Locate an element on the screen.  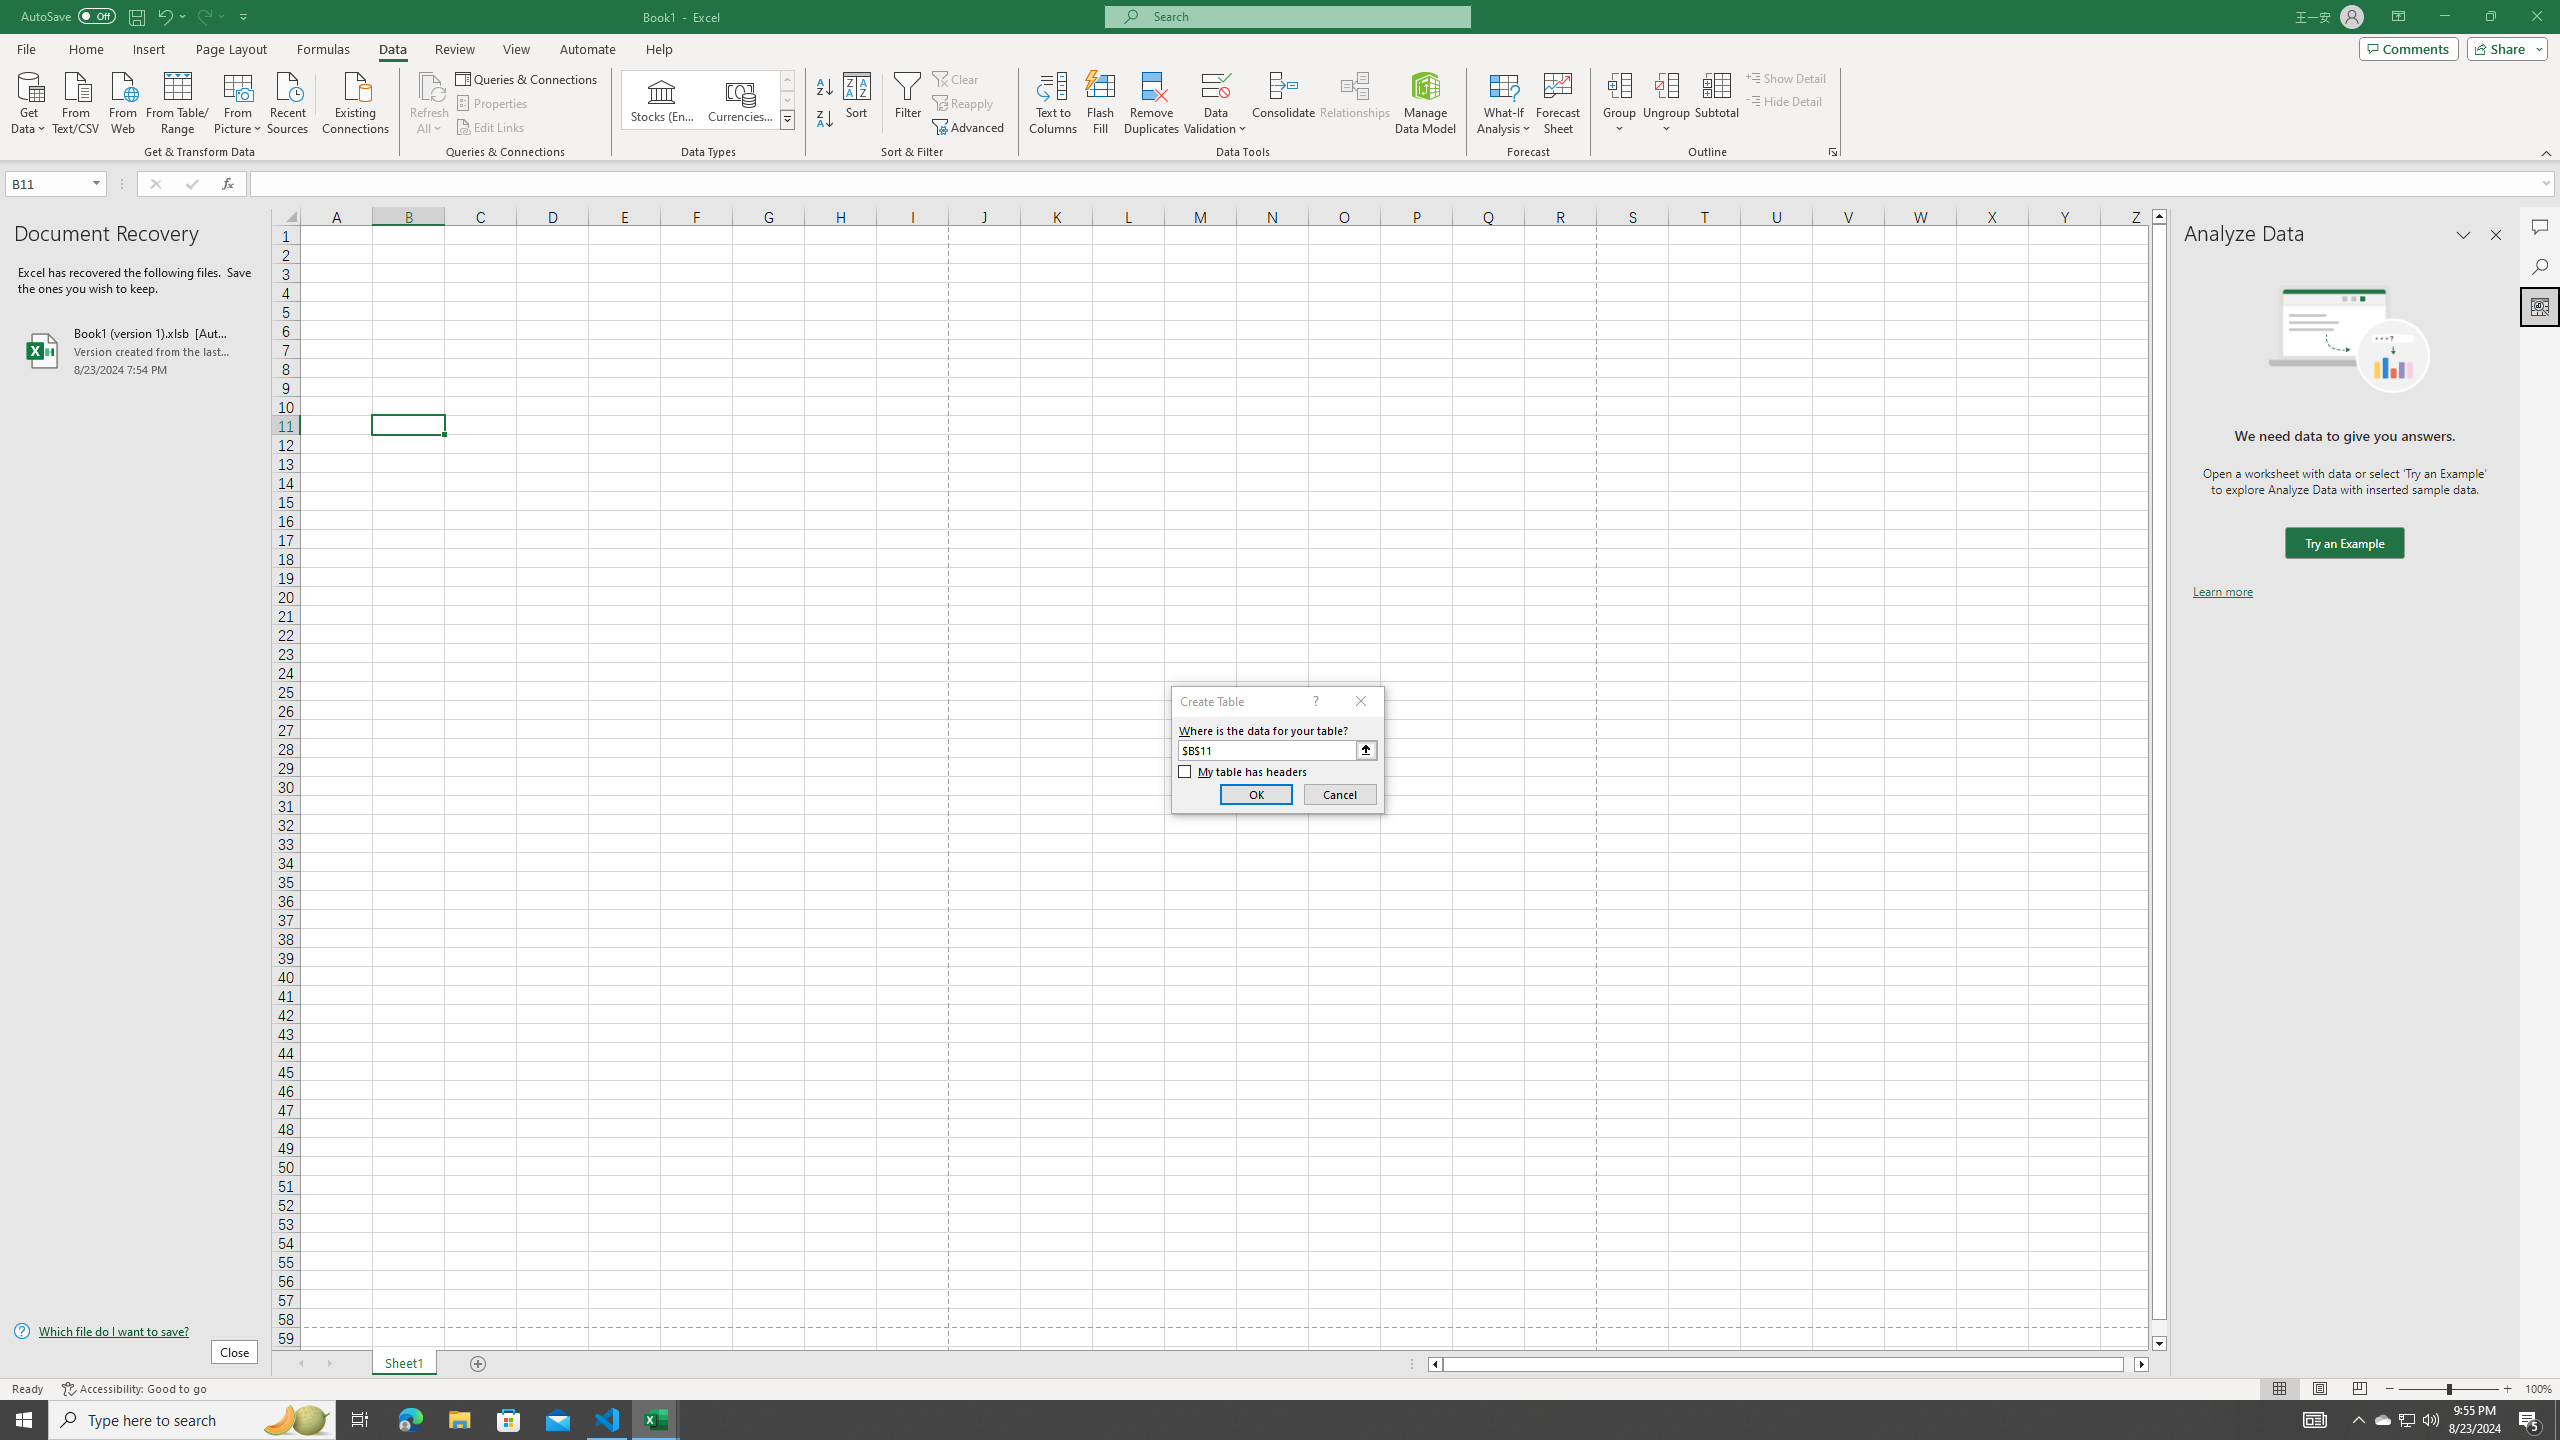
'From Picture' is located at coordinates (239, 100).